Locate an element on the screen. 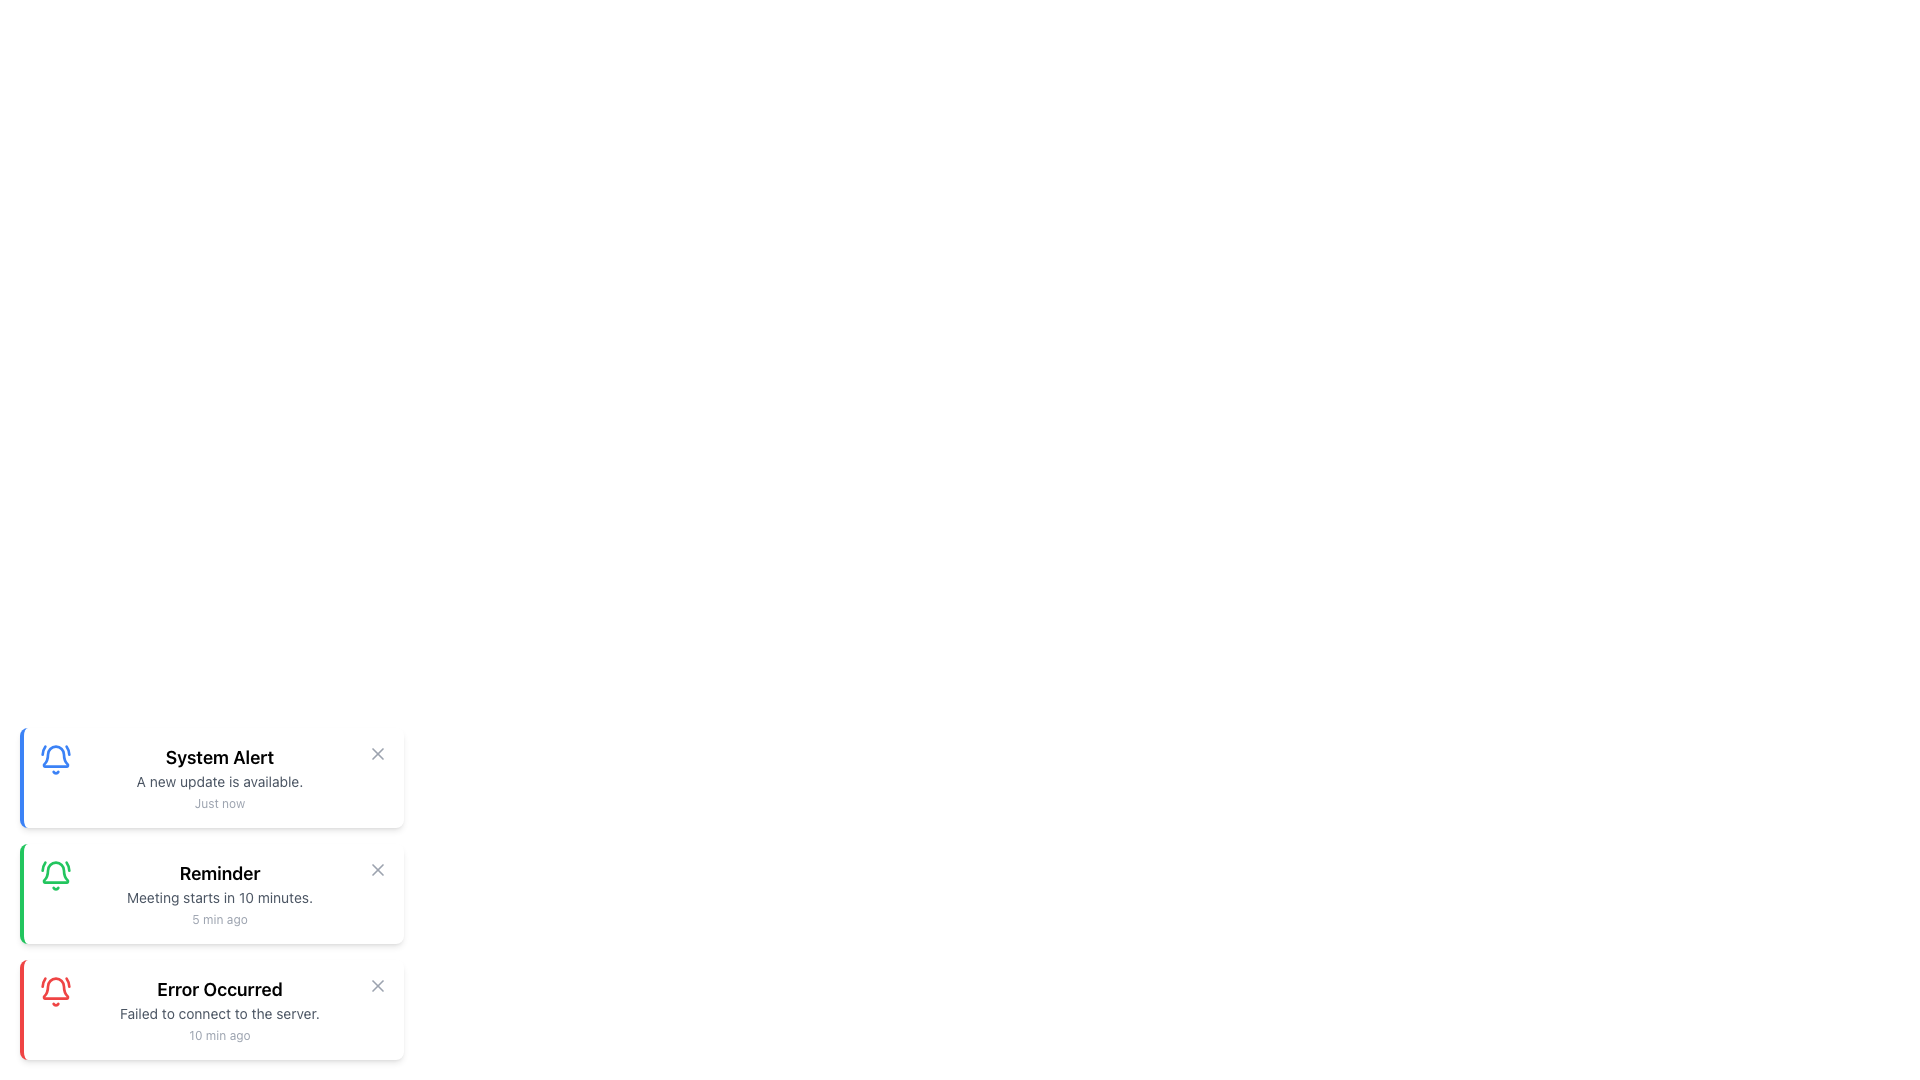  the dismiss button shaped like an 'X' located in the top-right corner of the 'Reminder' card is located at coordinates (378, 869).